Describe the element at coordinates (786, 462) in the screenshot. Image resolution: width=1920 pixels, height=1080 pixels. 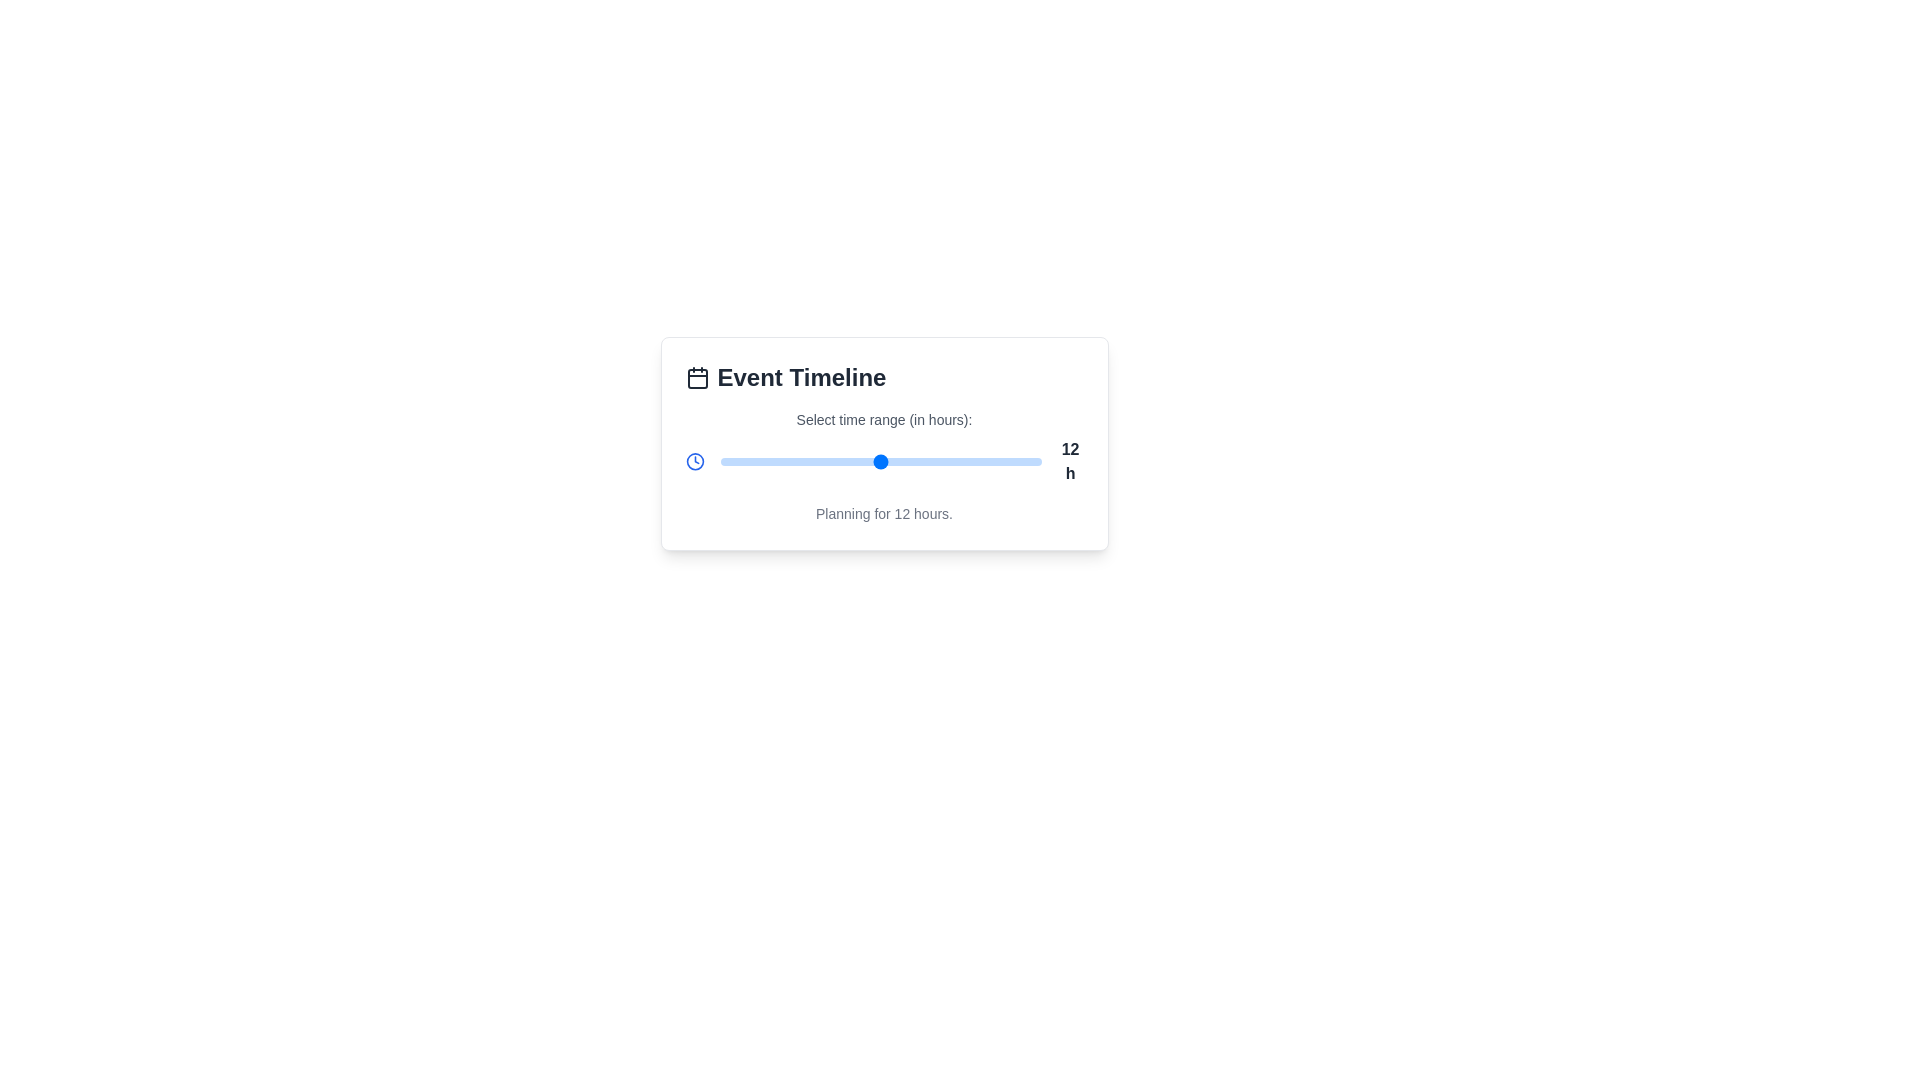
I see `the timeline duration` at that location.